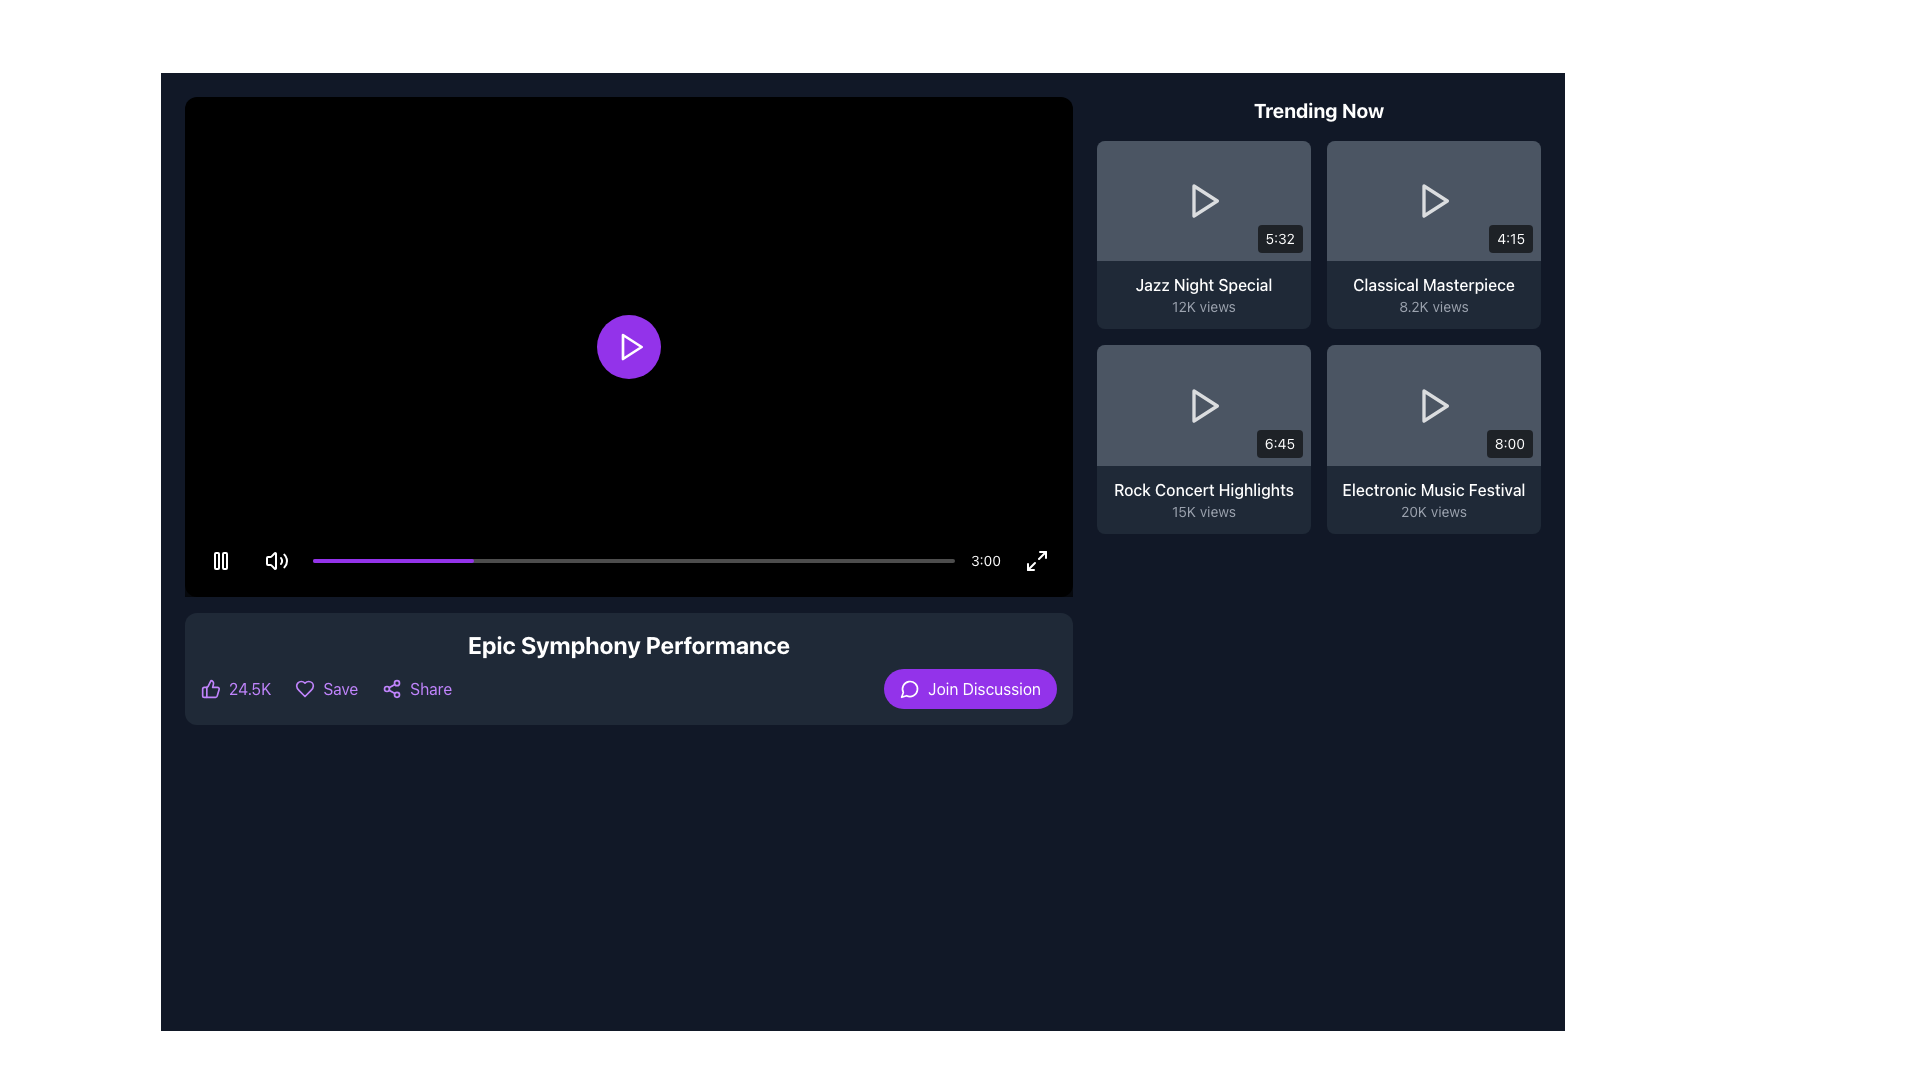 This screenshot has width=1920, height=1080. I want to click on the heart icon located to the left of the text label 'Save' in the 'Epic Symphony Performance' section, so click(304, 687).